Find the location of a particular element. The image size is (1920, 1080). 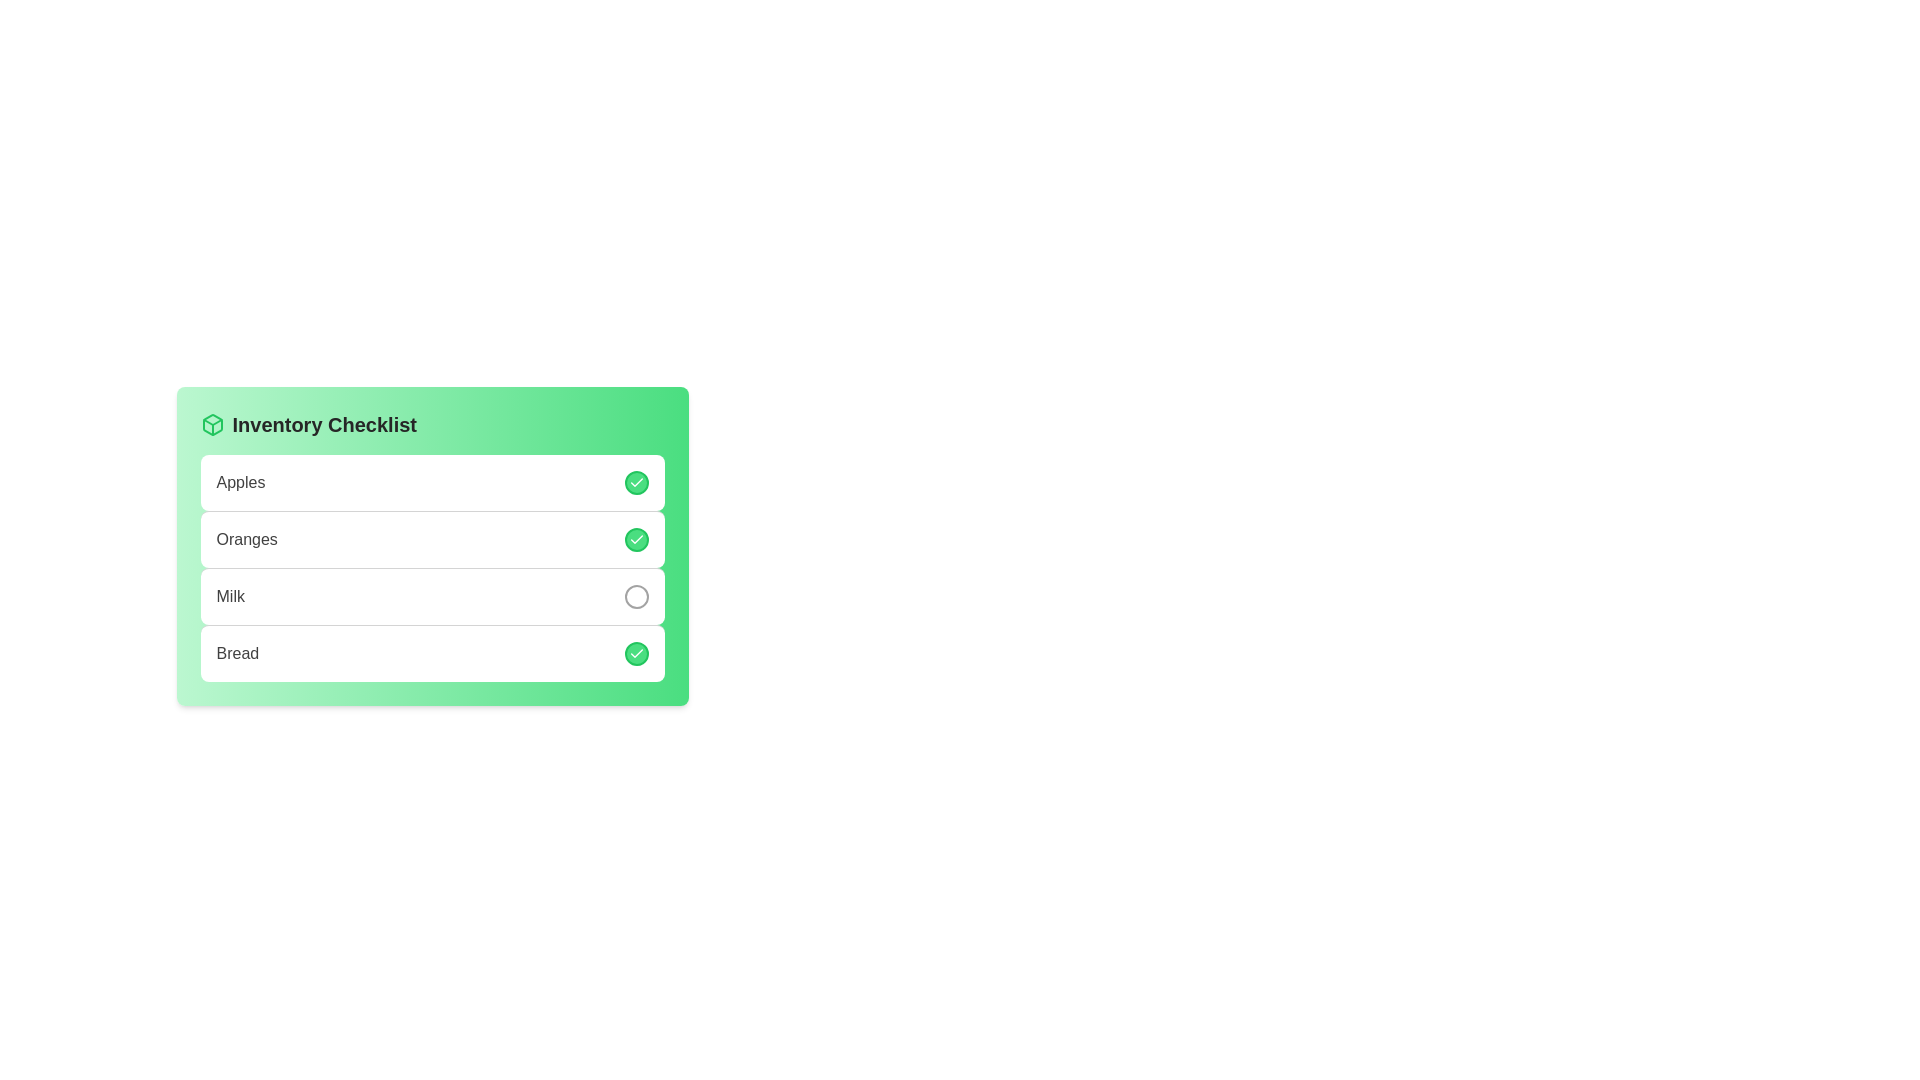

the small checkmark icon styled as an SVG element, which is visually distinct with a white checkmark symbol surrounded by a green circle background, located to the right of the text label 'Oranges' in the checklist interface is located at coordinates (635, 482).